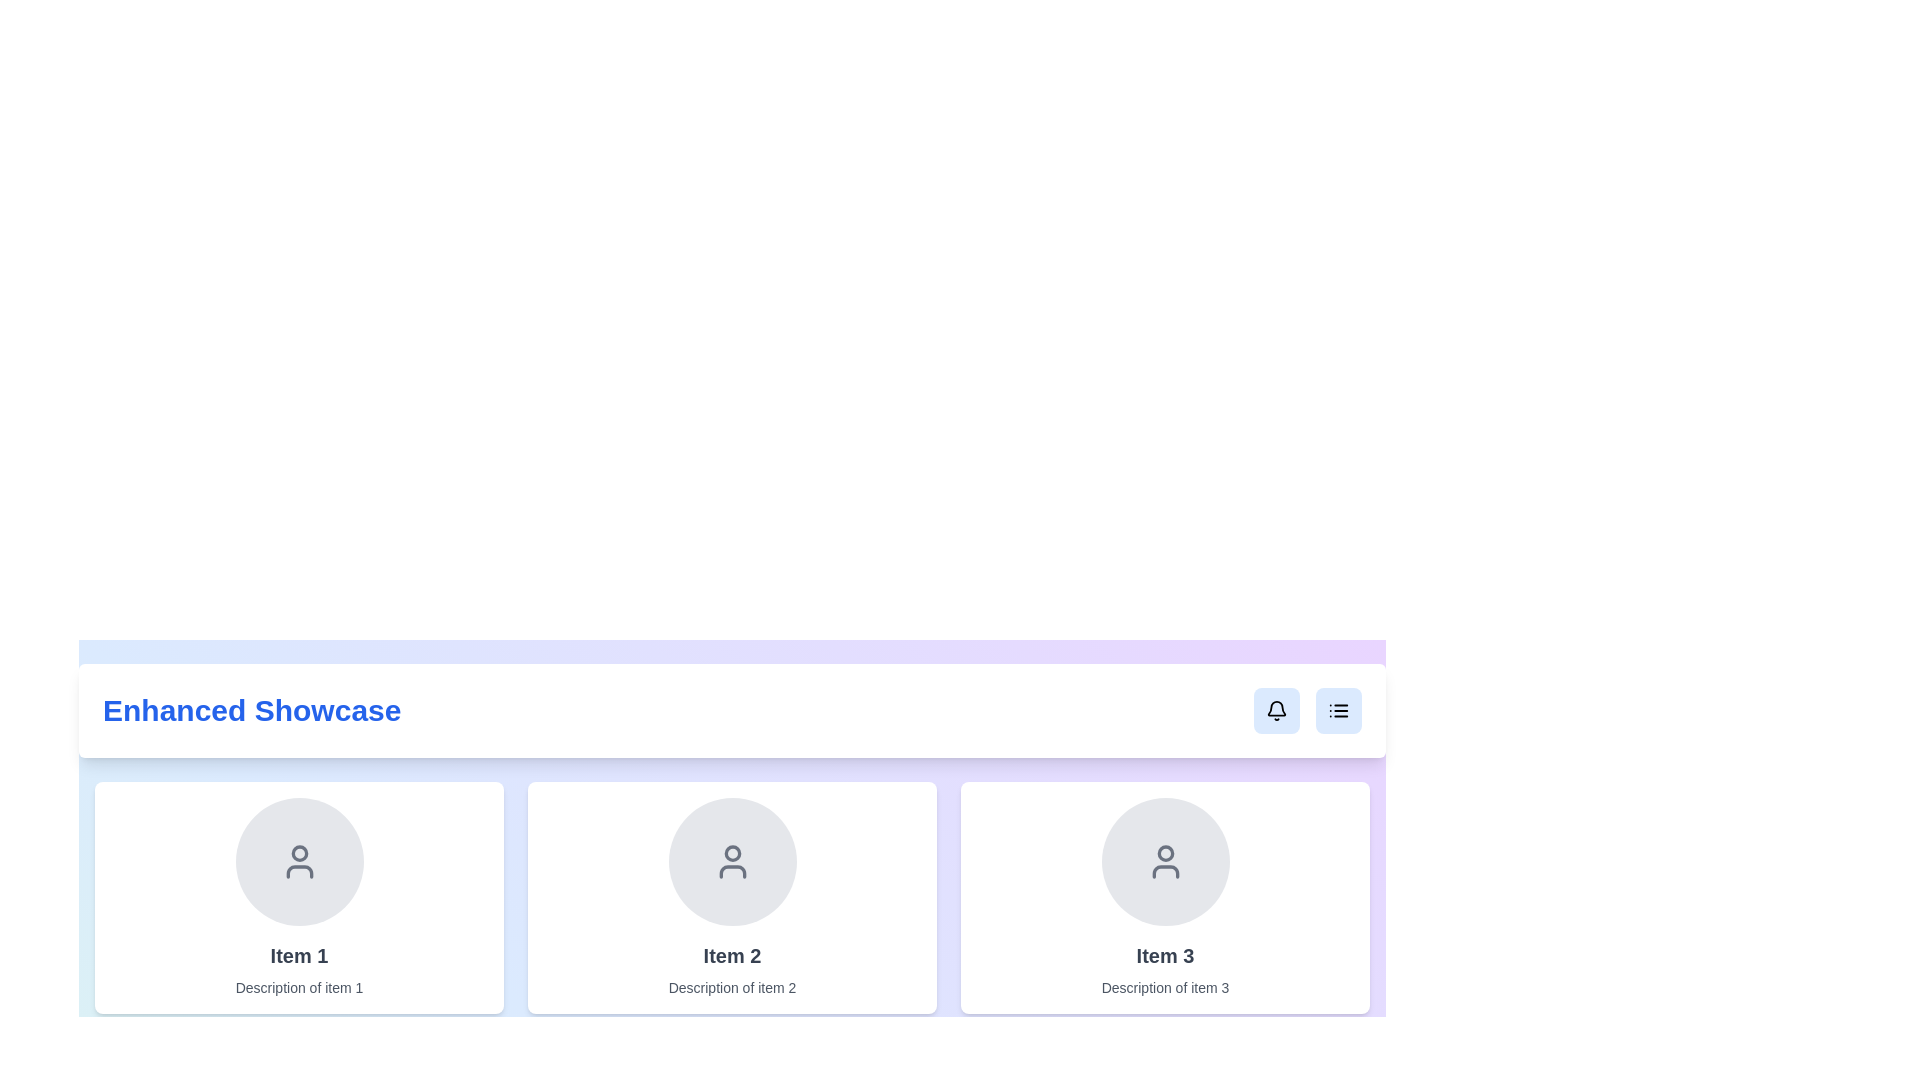  I want to click on the text label providing supplementary information for 'Item 2', located at the bottom of the central card, so click(731, 986).